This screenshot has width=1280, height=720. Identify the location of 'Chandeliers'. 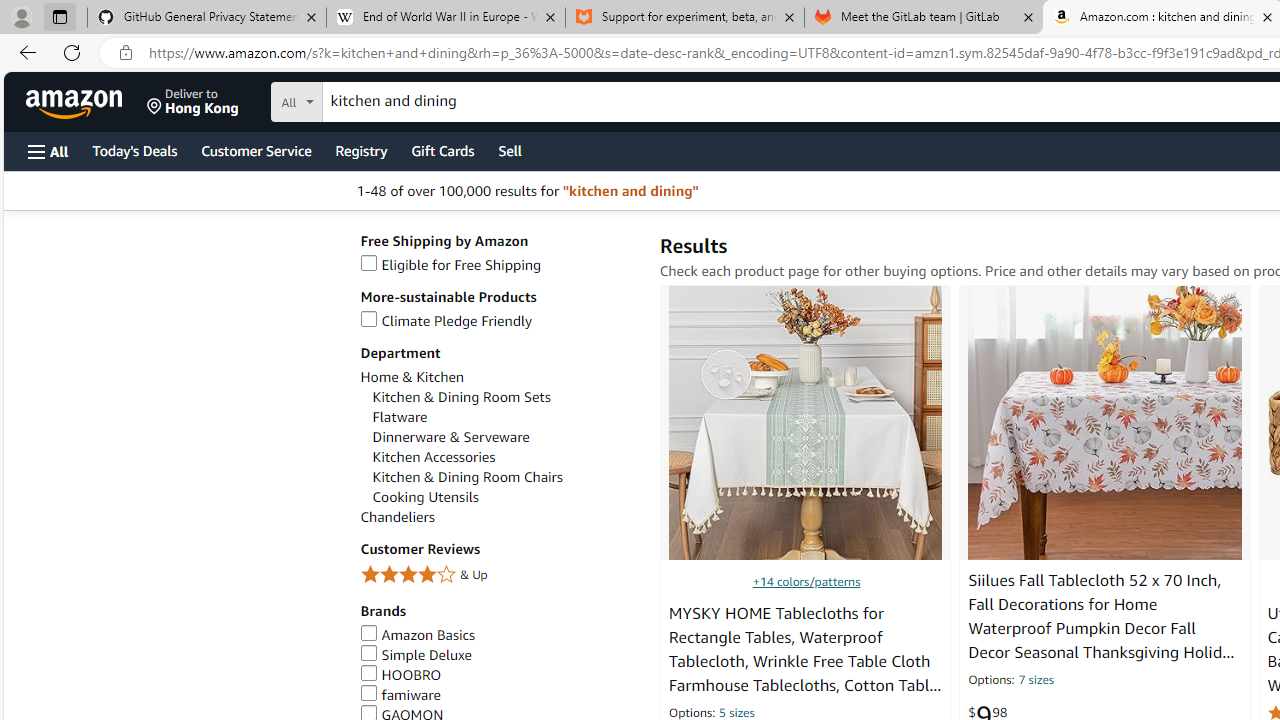
(499, 516).